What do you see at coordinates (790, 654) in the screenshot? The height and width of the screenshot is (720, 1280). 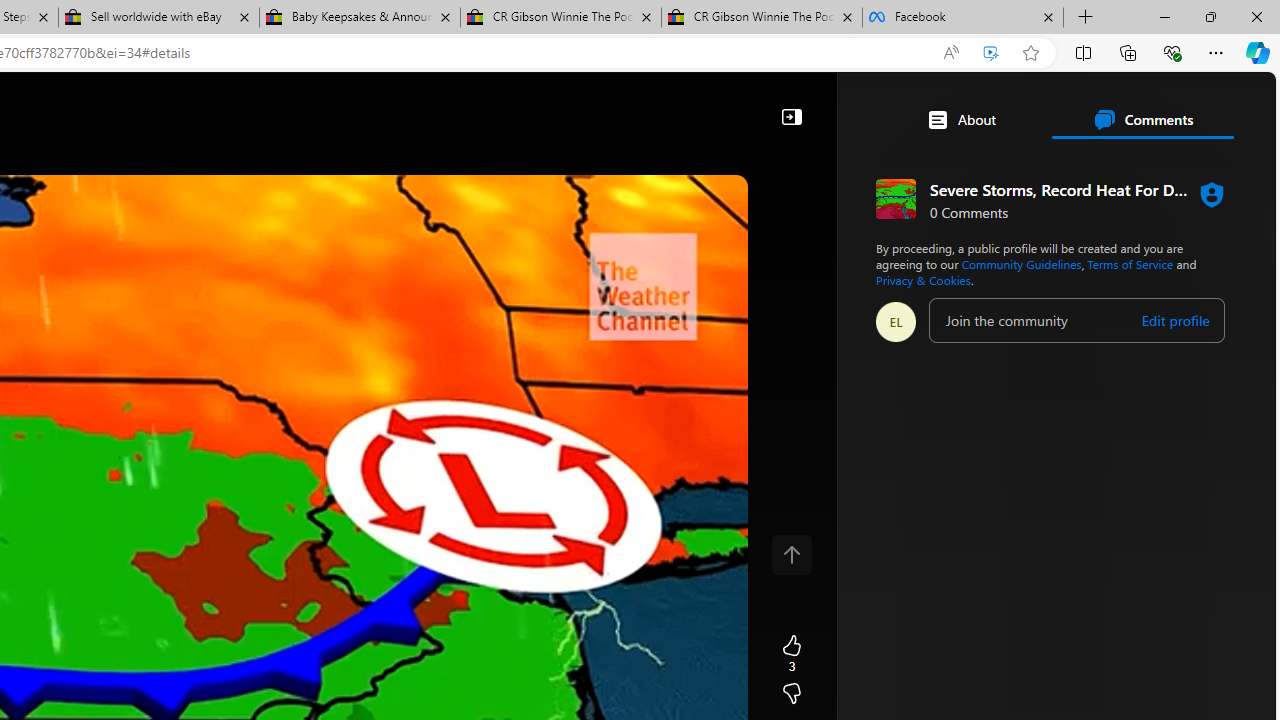 I see `'3 Like'` at bounding box center [790, 654].